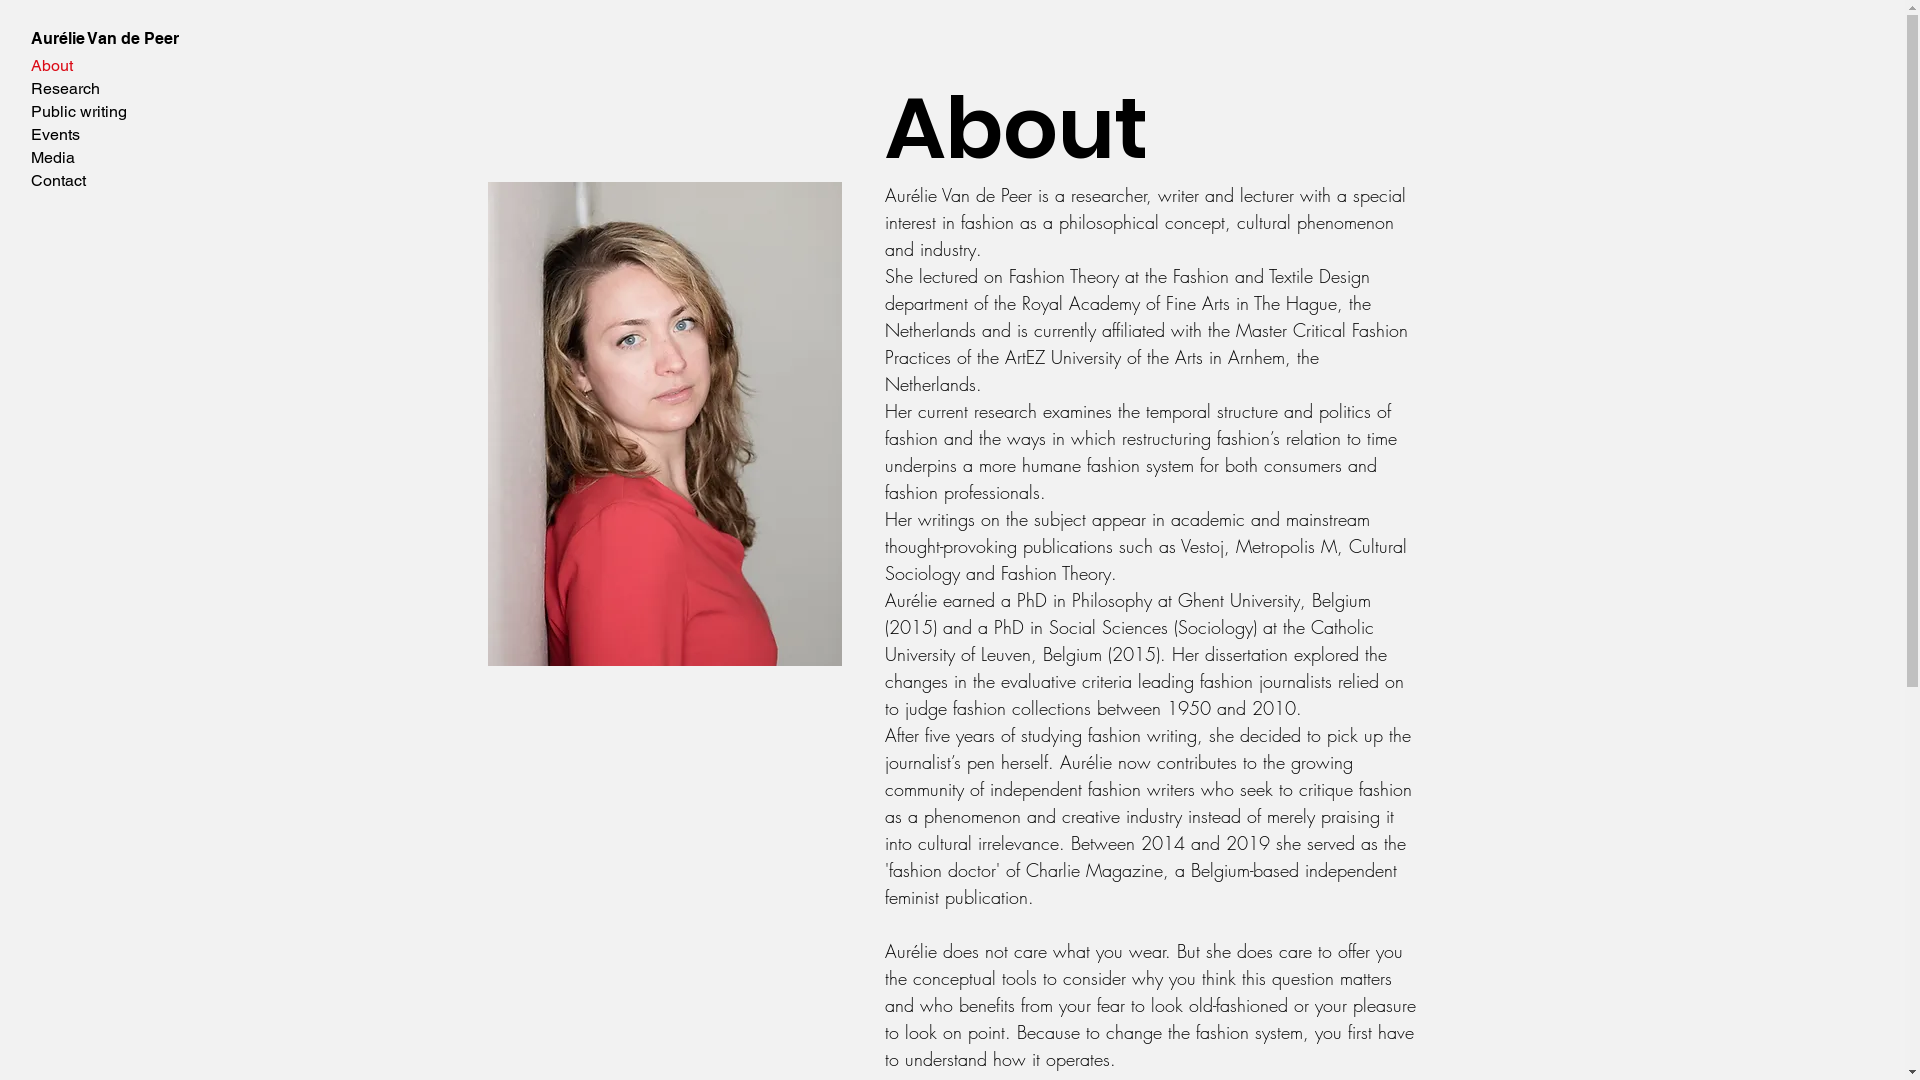 The height and width of the screenshot is (1080, 1920). Describe the element at coordinates (103, 87) in the screenshot. I see `'Research'` at that location.